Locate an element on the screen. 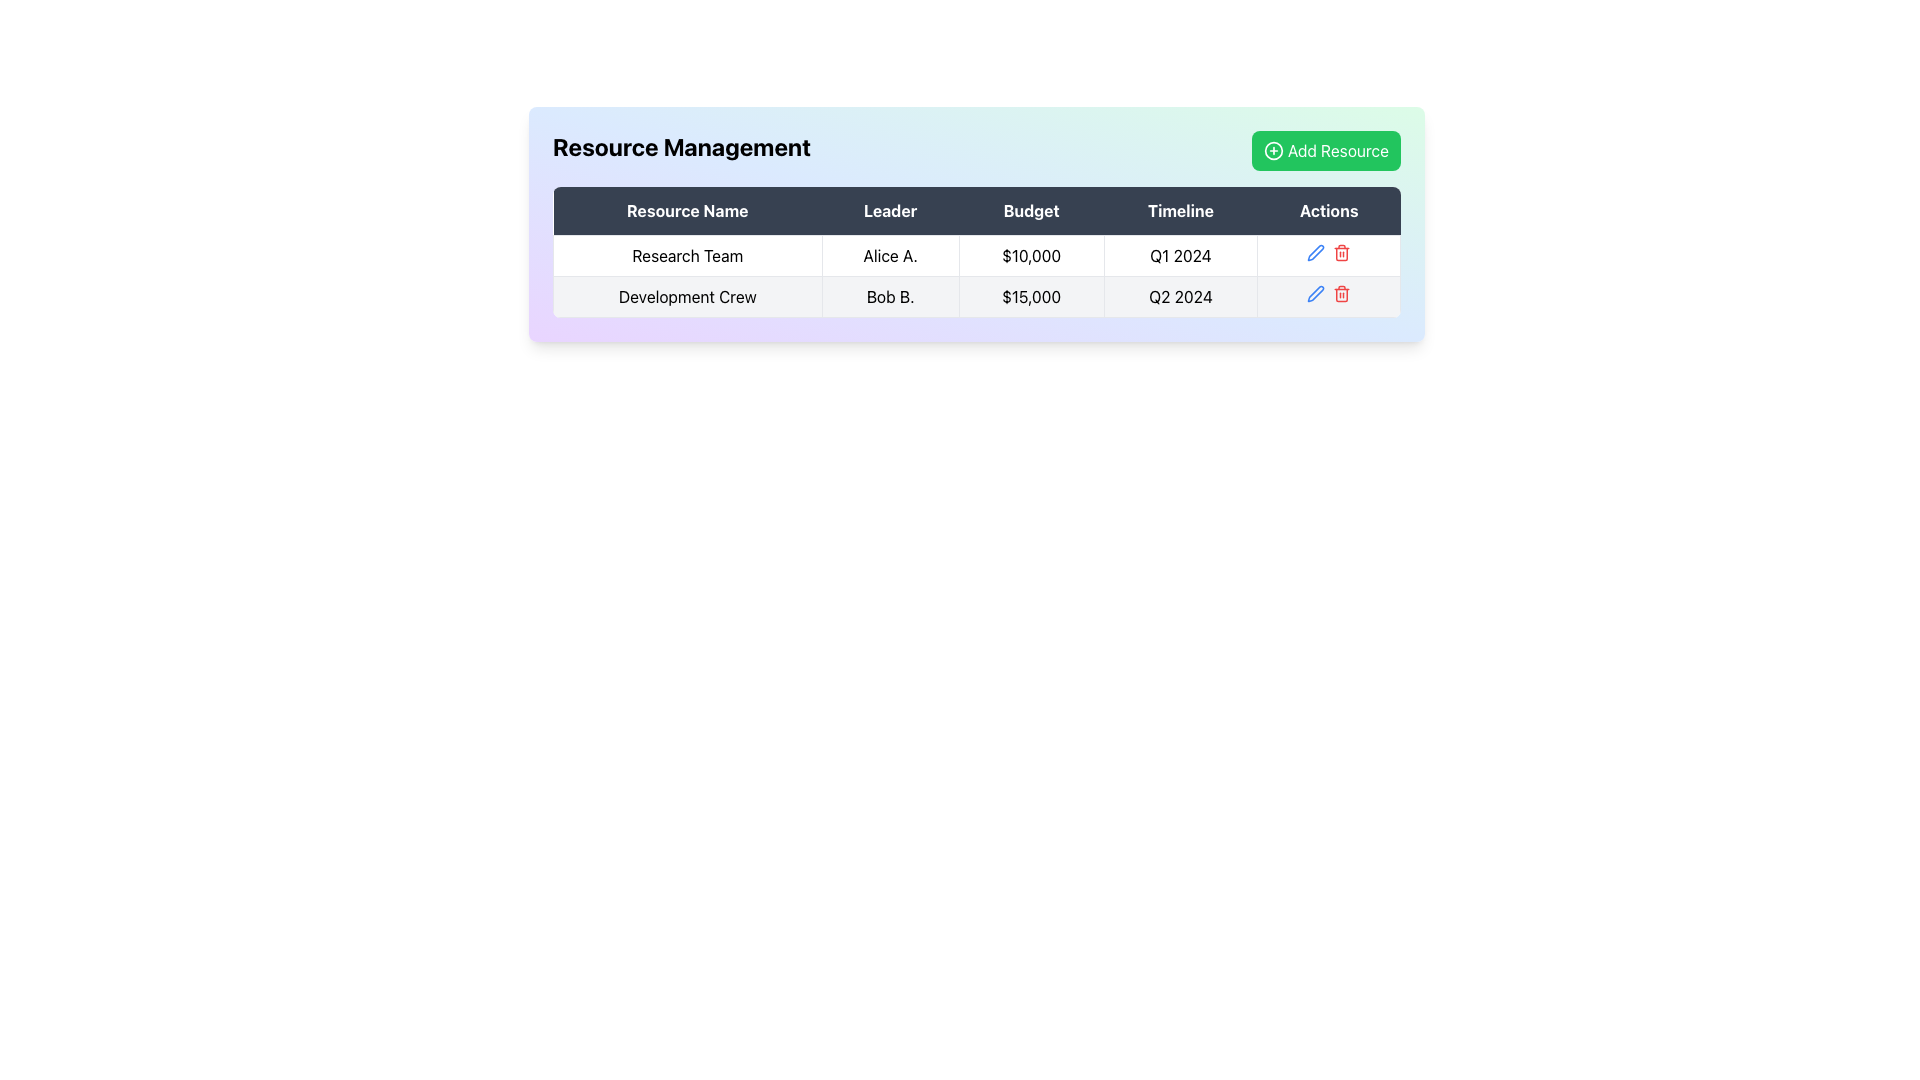  the text display element that shows 'Q2 2024' in the fourth column of the second row, labeled under 'Development Crew' in the resource management data table is located at coordinates (1180, 297).